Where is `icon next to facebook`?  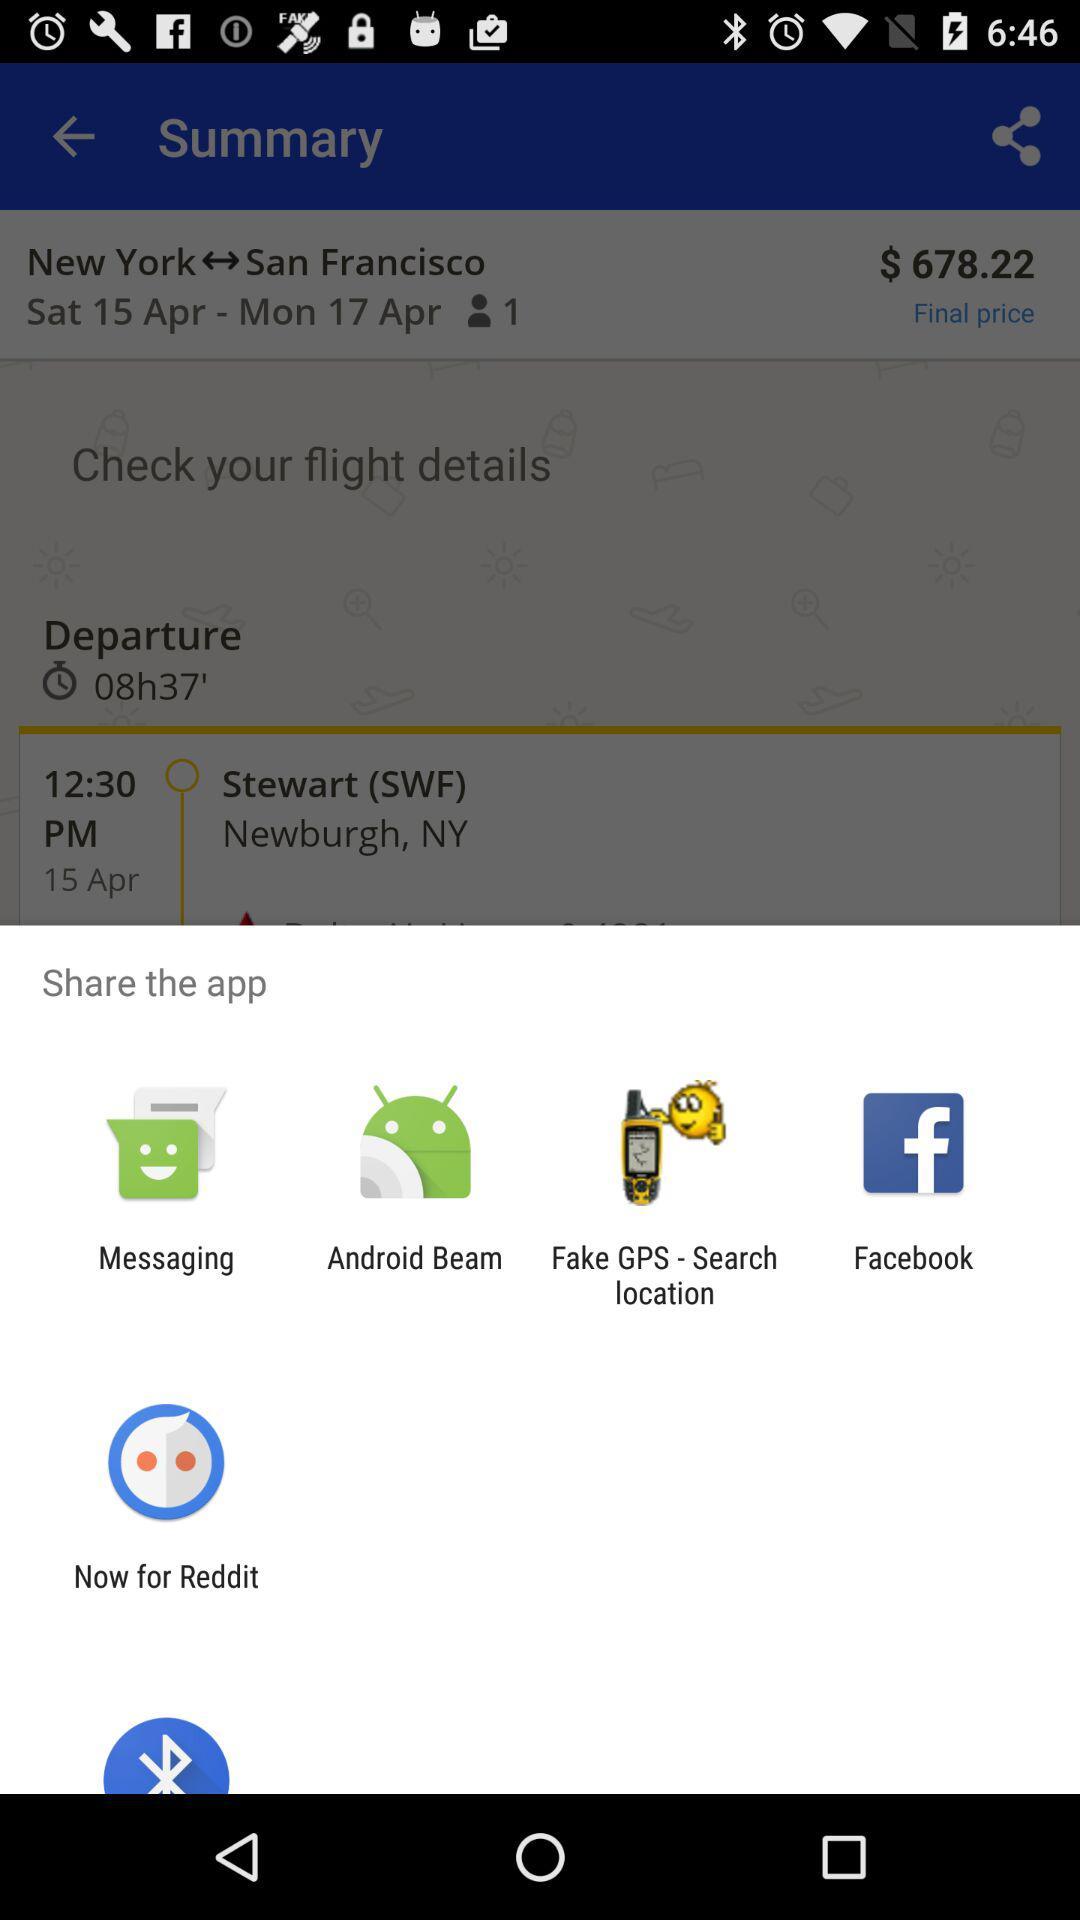 icon next to facebook is located at coordinates (664, 1274).